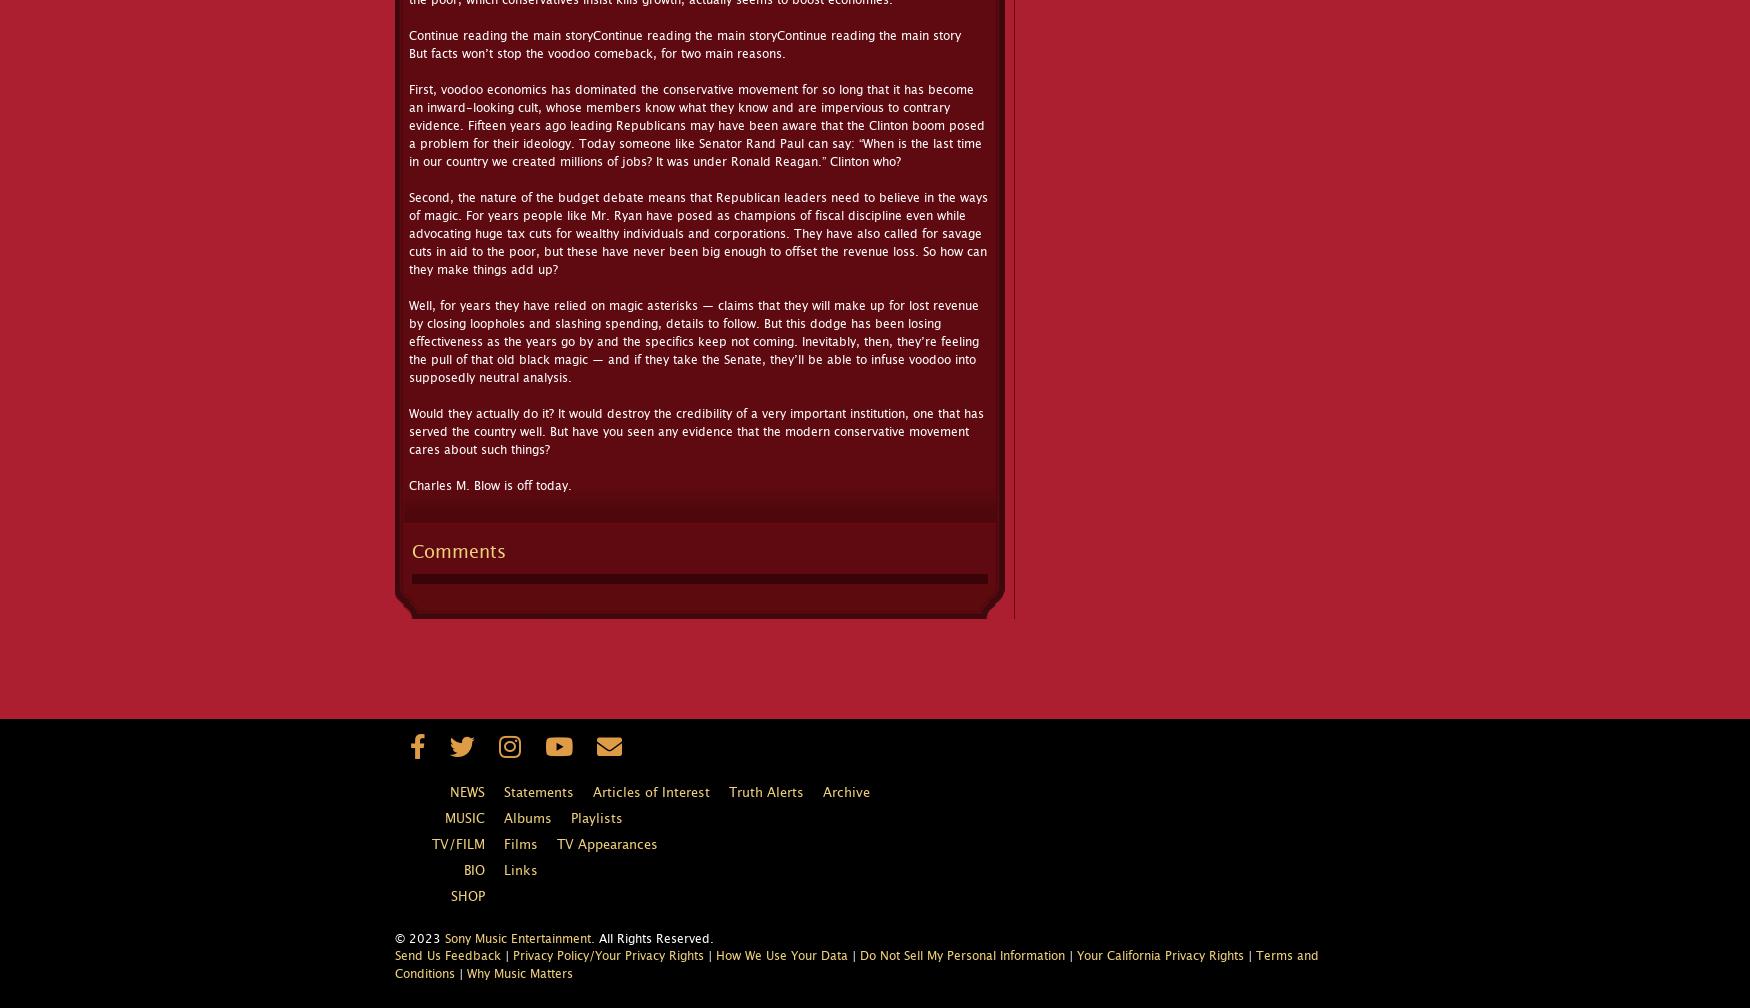  Describe the element at coordinates (650, 793) in the screenshot. I see `'Articles of Interest'` at that location.